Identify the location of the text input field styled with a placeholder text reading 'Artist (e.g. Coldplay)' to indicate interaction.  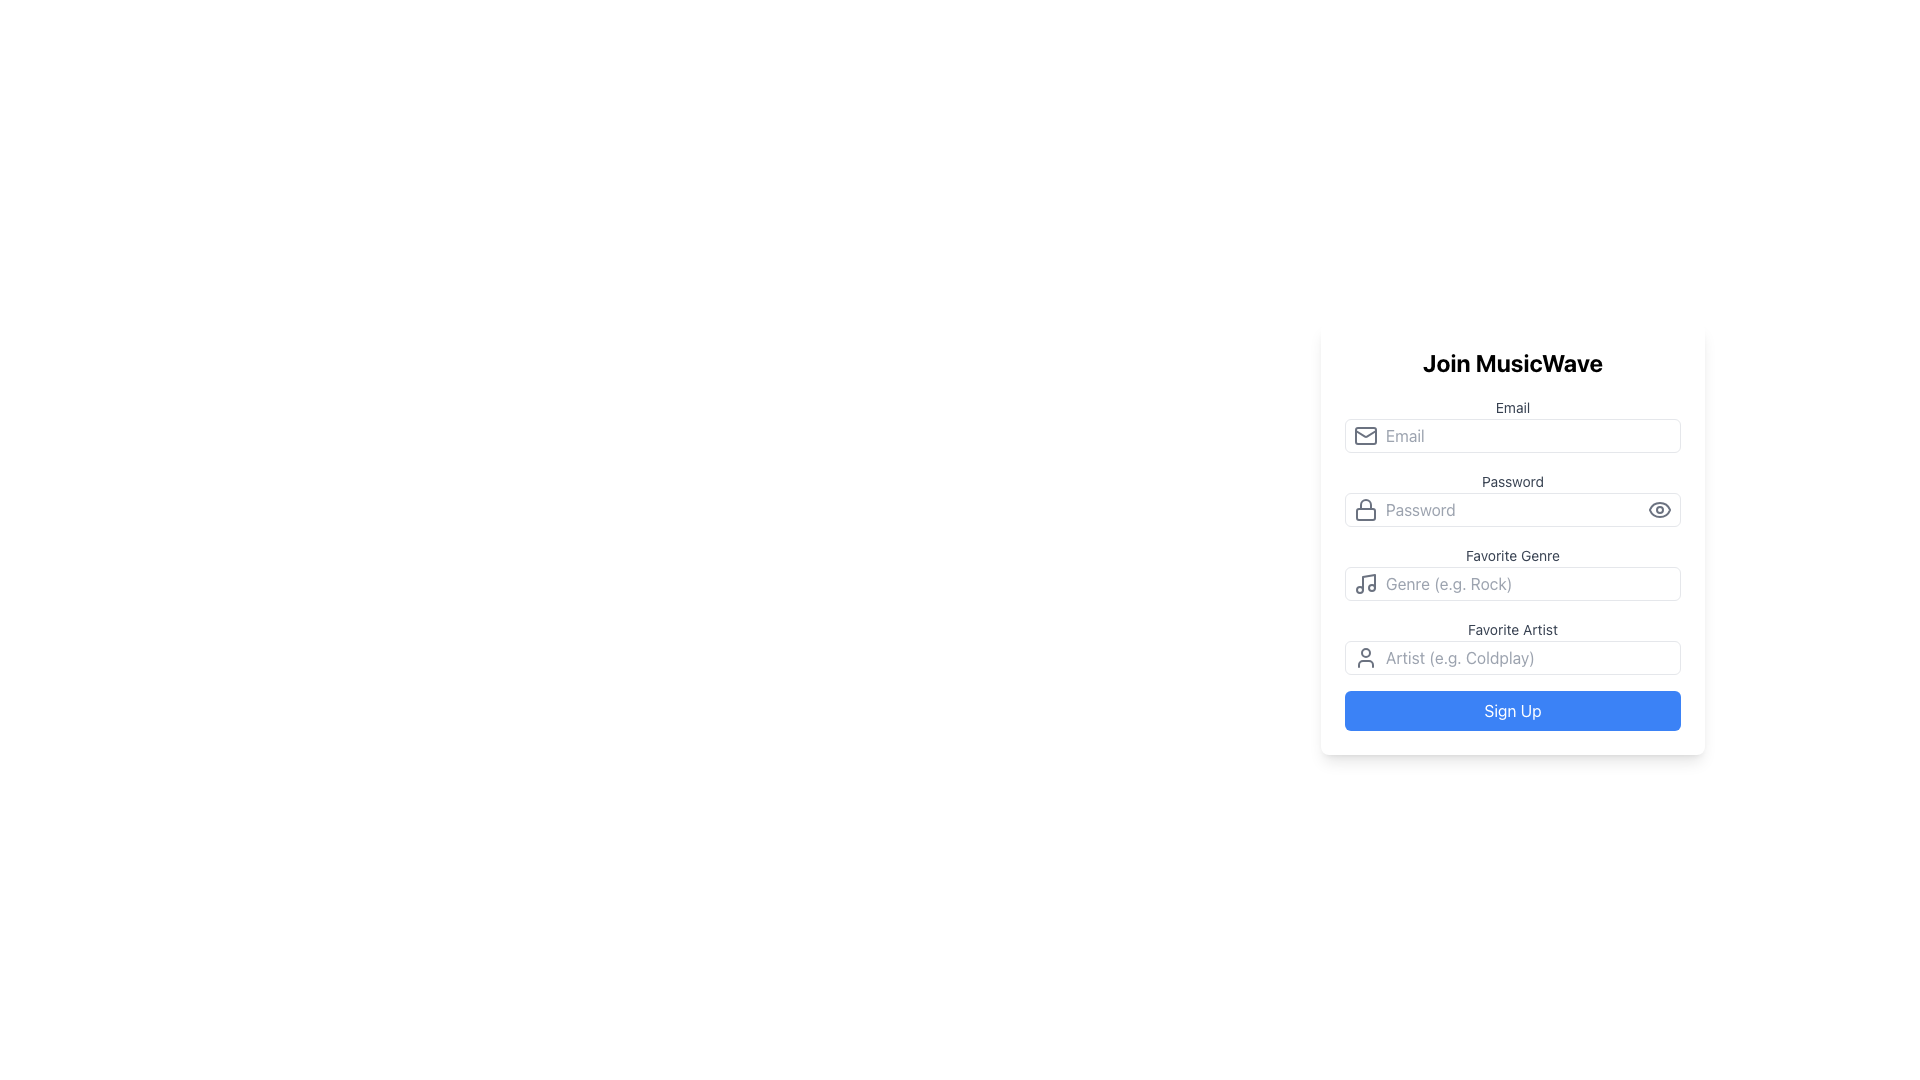
(1528, 658).